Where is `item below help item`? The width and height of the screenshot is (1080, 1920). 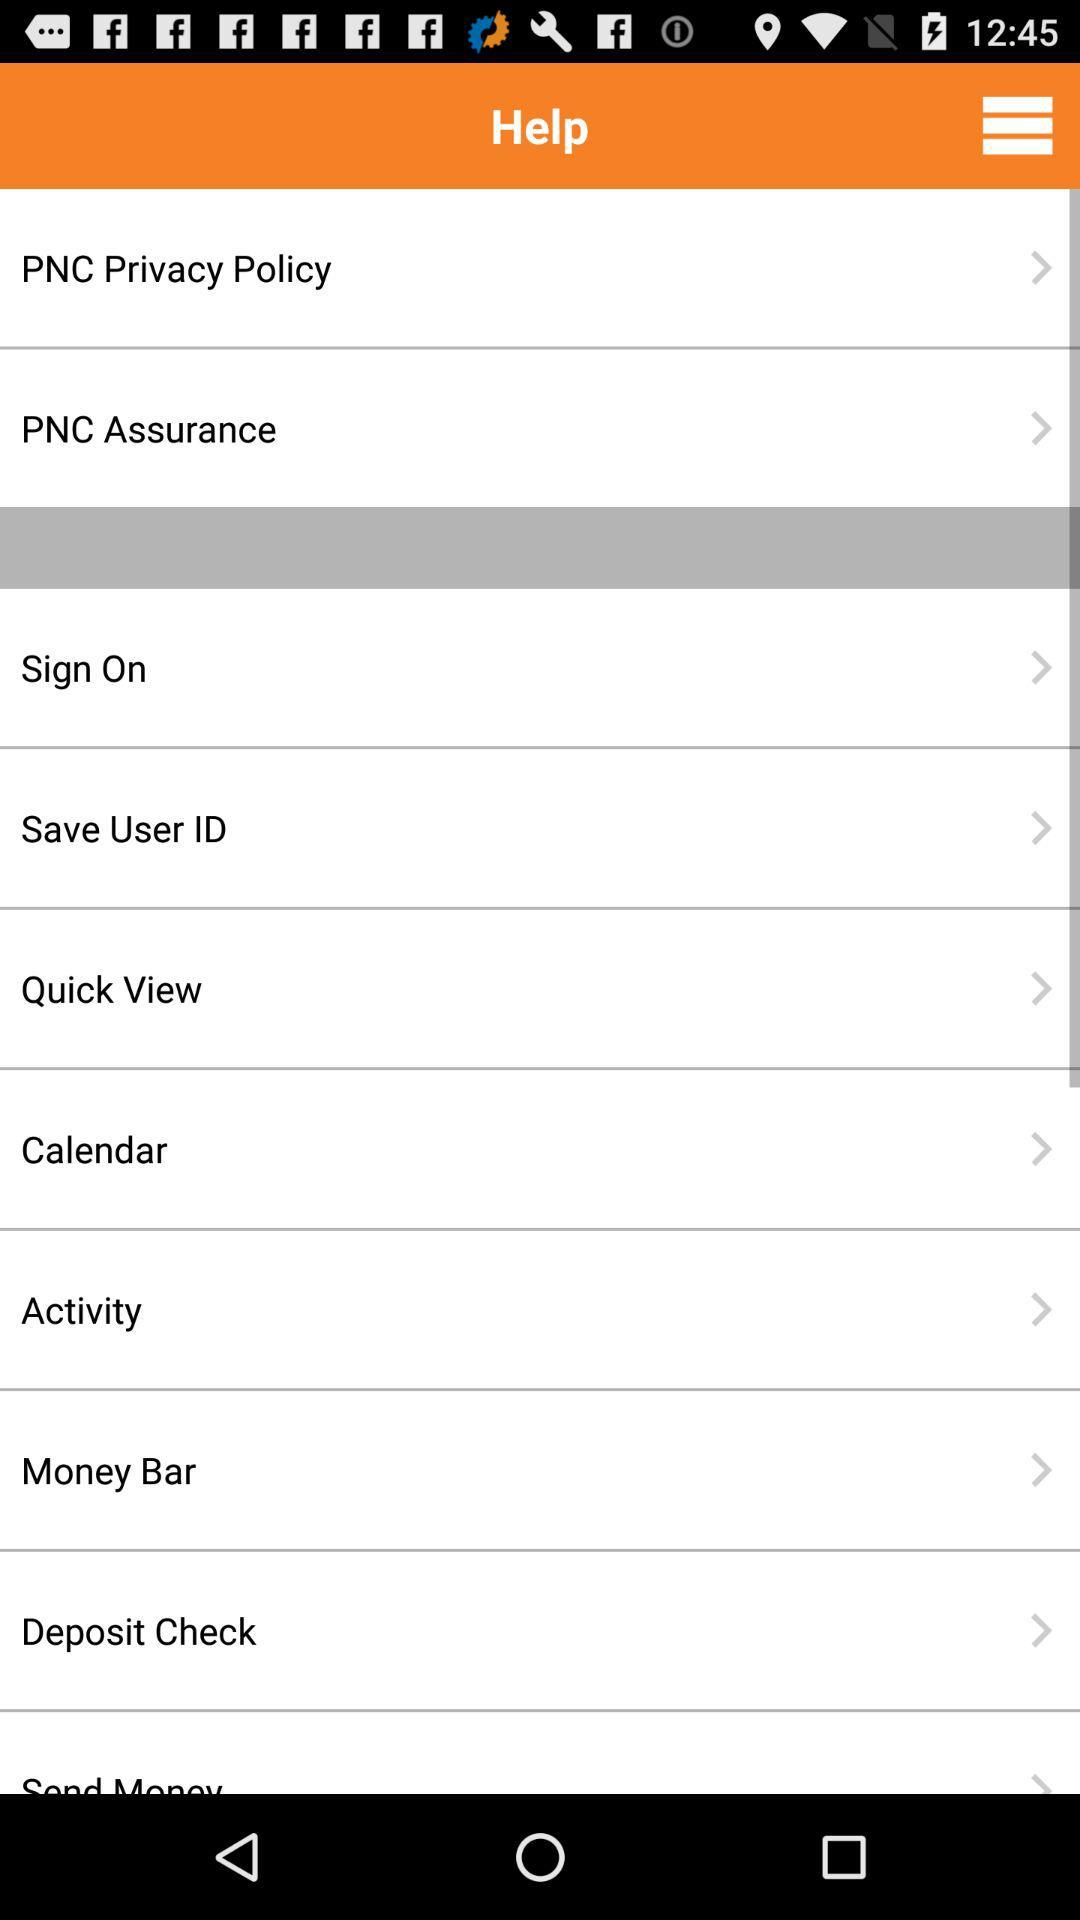
item below help item is located at coordinates (475, 266).